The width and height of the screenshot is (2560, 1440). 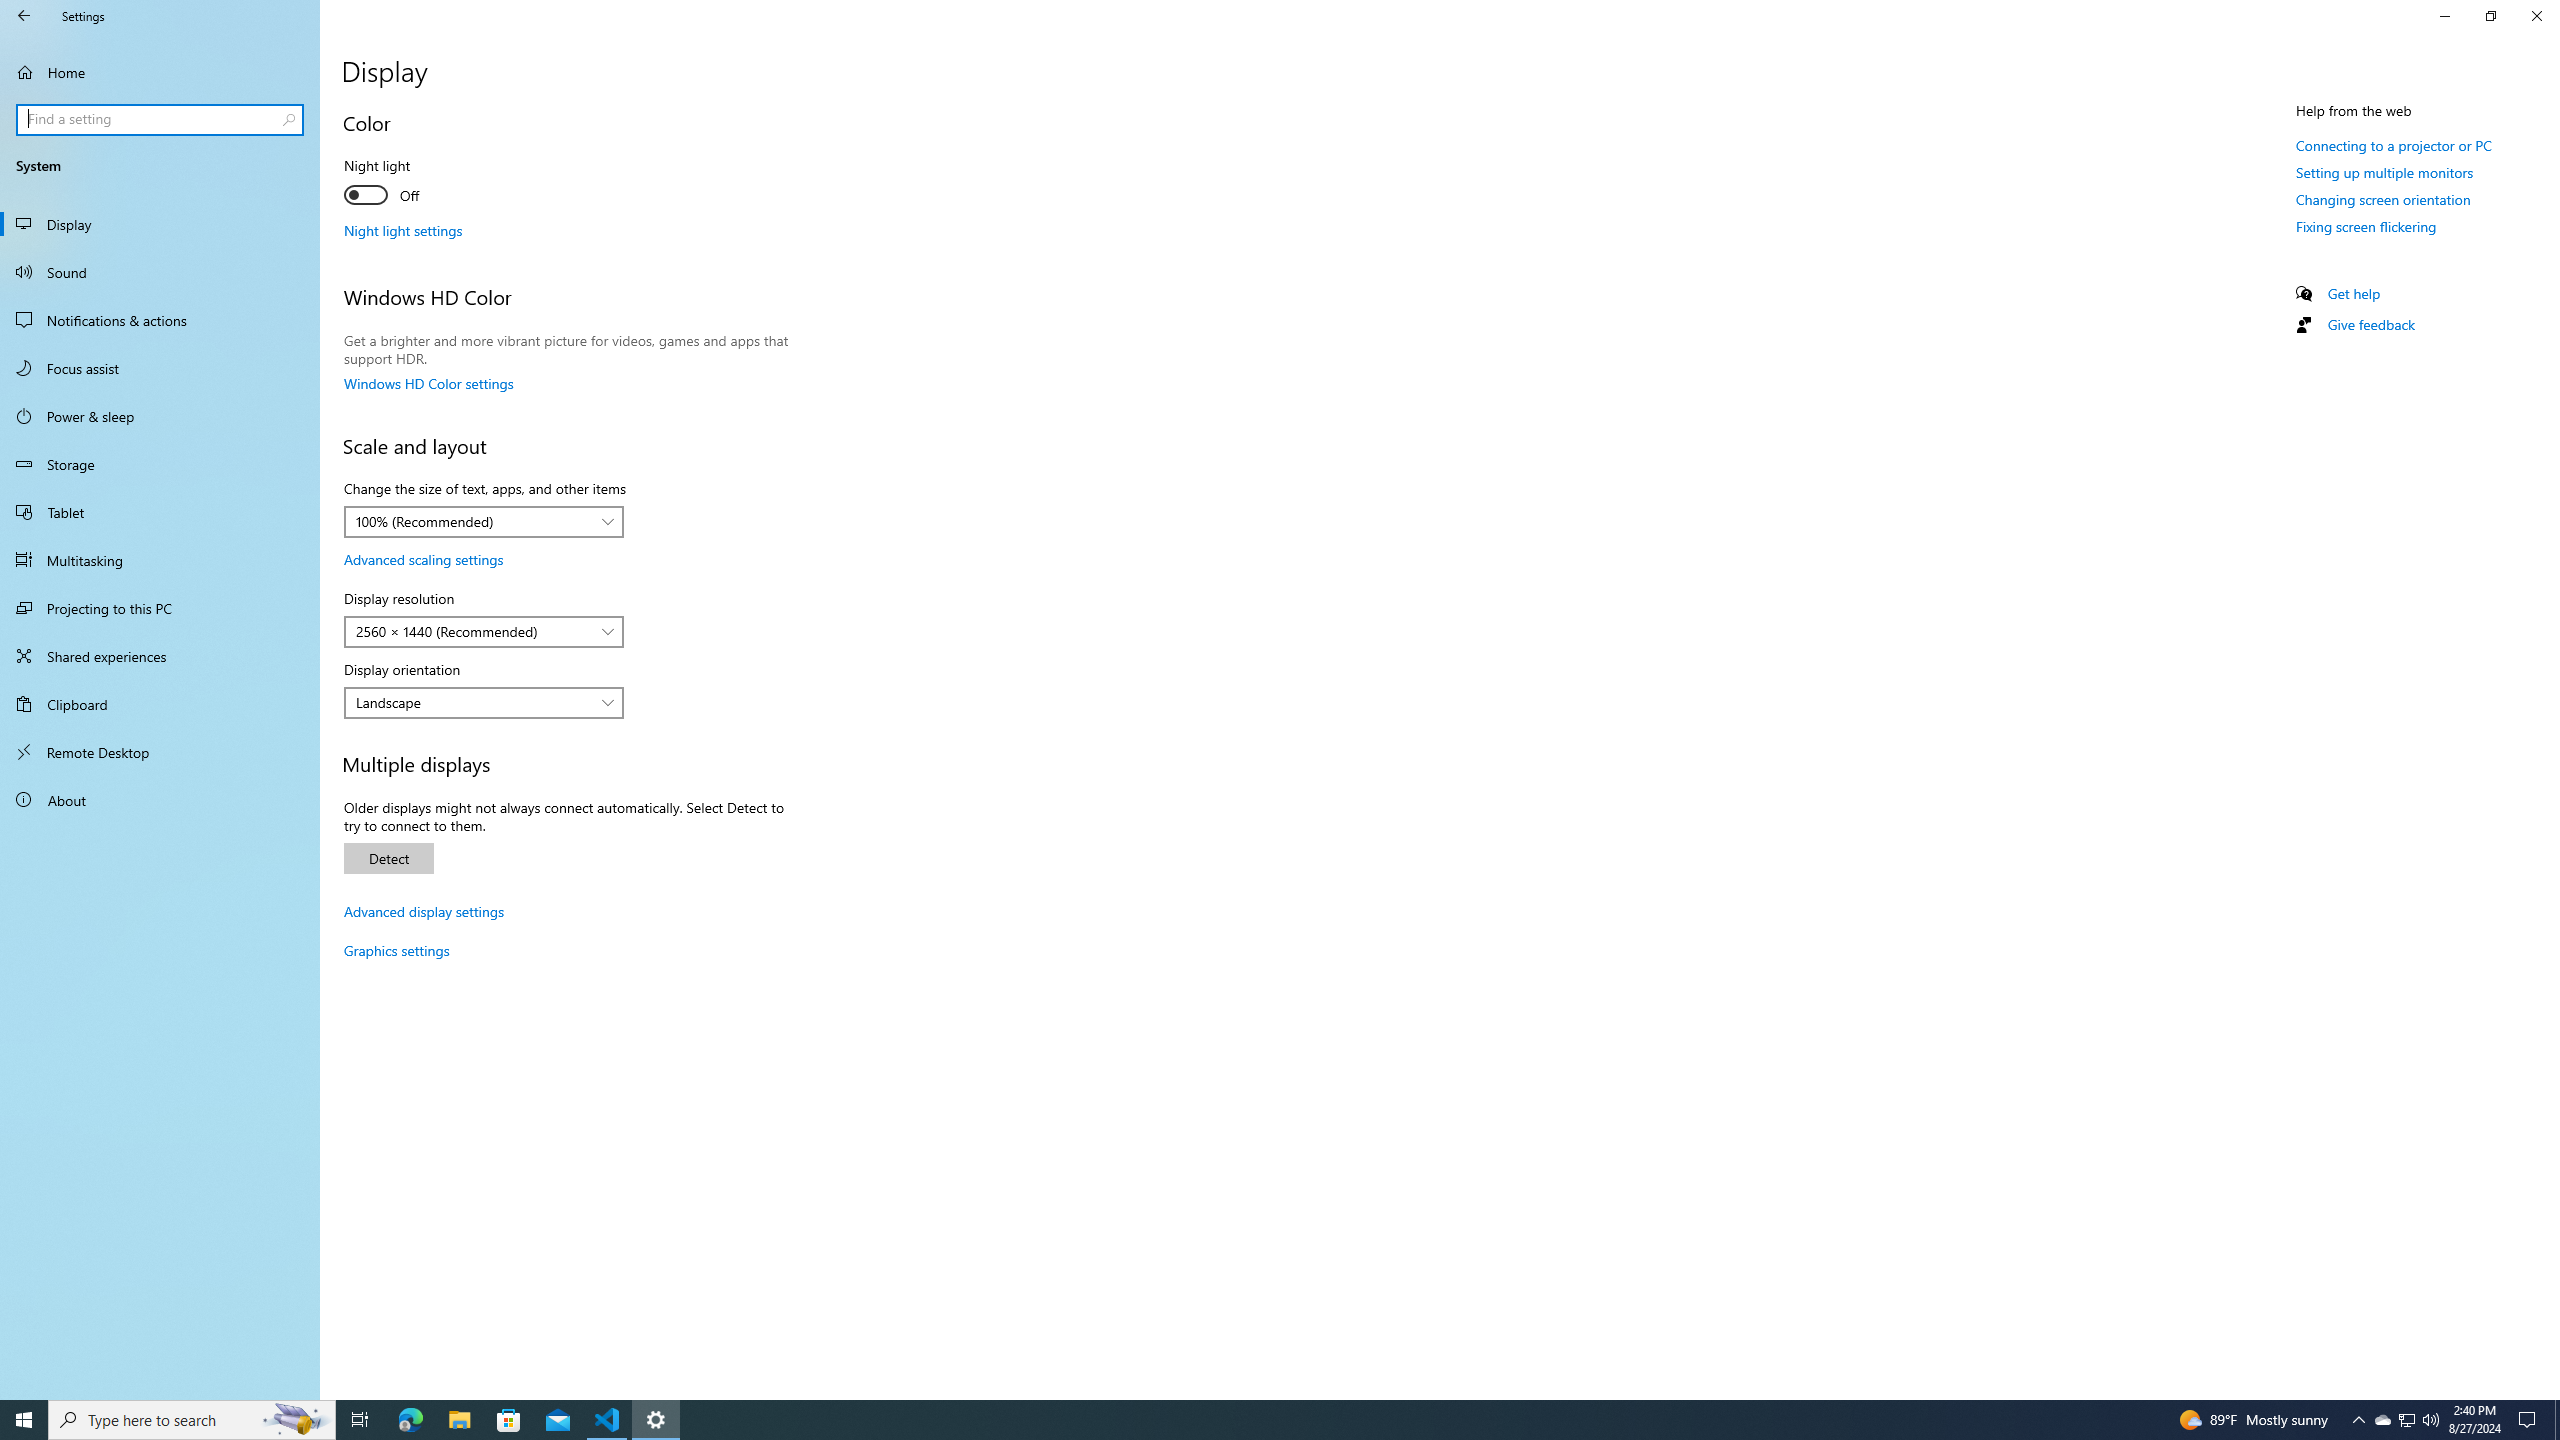 What do you see at coordinates (2392, 145) in the screenshot?
I see `'Connecting to a projector or PC'` at bounding box center [2392, 145].